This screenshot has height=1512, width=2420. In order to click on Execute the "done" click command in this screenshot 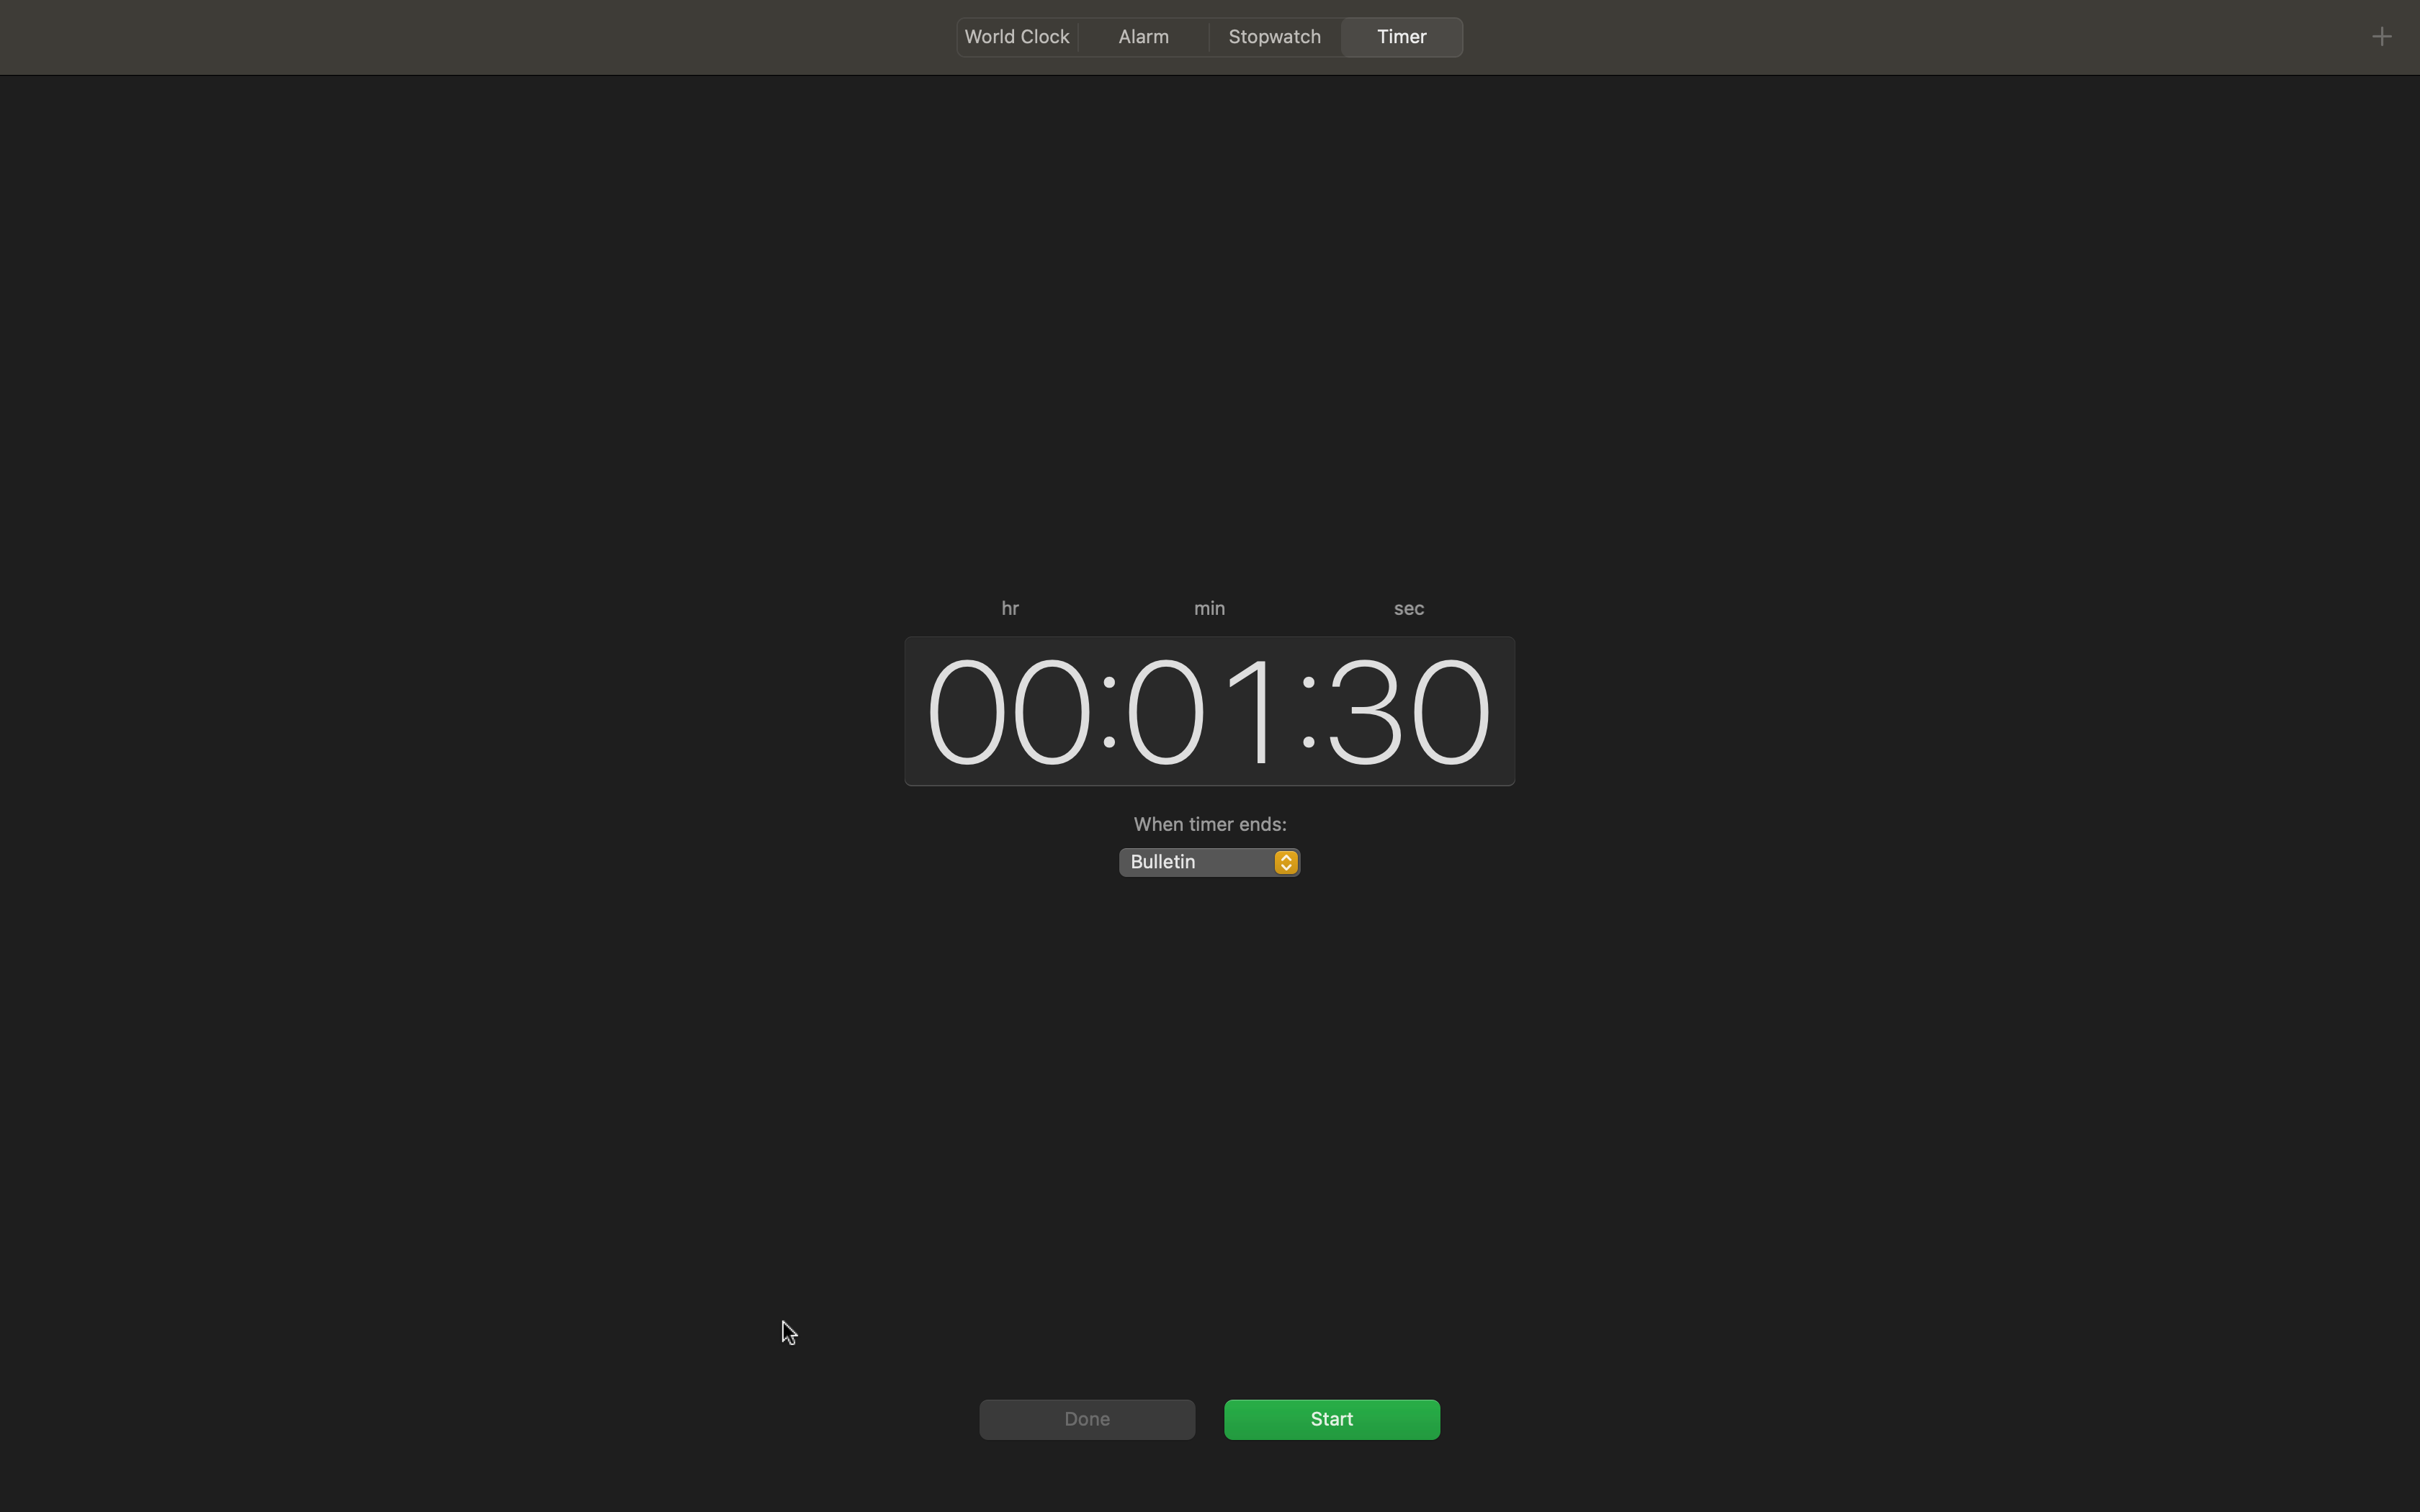, I will do `click(1084, 1418)`.